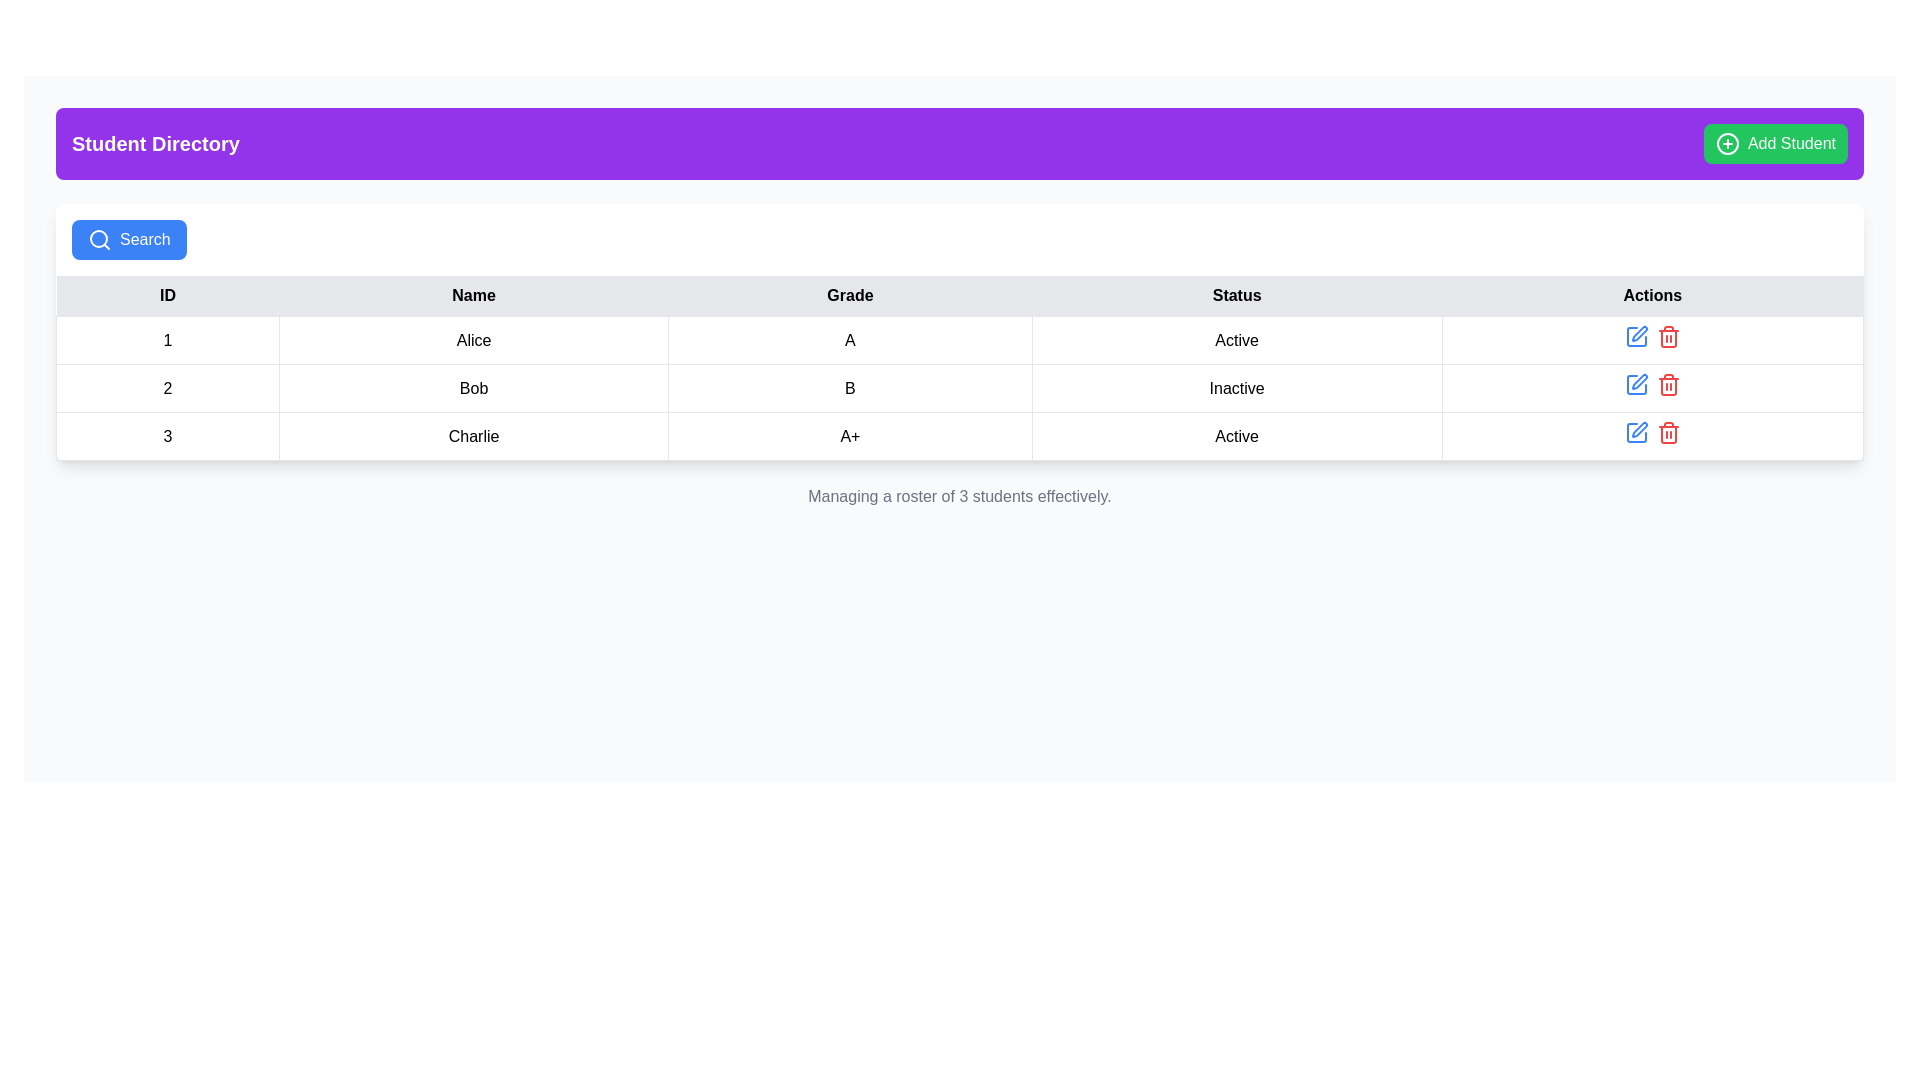 Image resolution: width=1920 pixels, height=1080 pixels. What do you see at coordinates (168, 296) in the screenshot?
I see `the 'ID' header cell in the table, which is the first column of the table header spanning five columns` at bounding box center [168, 296].